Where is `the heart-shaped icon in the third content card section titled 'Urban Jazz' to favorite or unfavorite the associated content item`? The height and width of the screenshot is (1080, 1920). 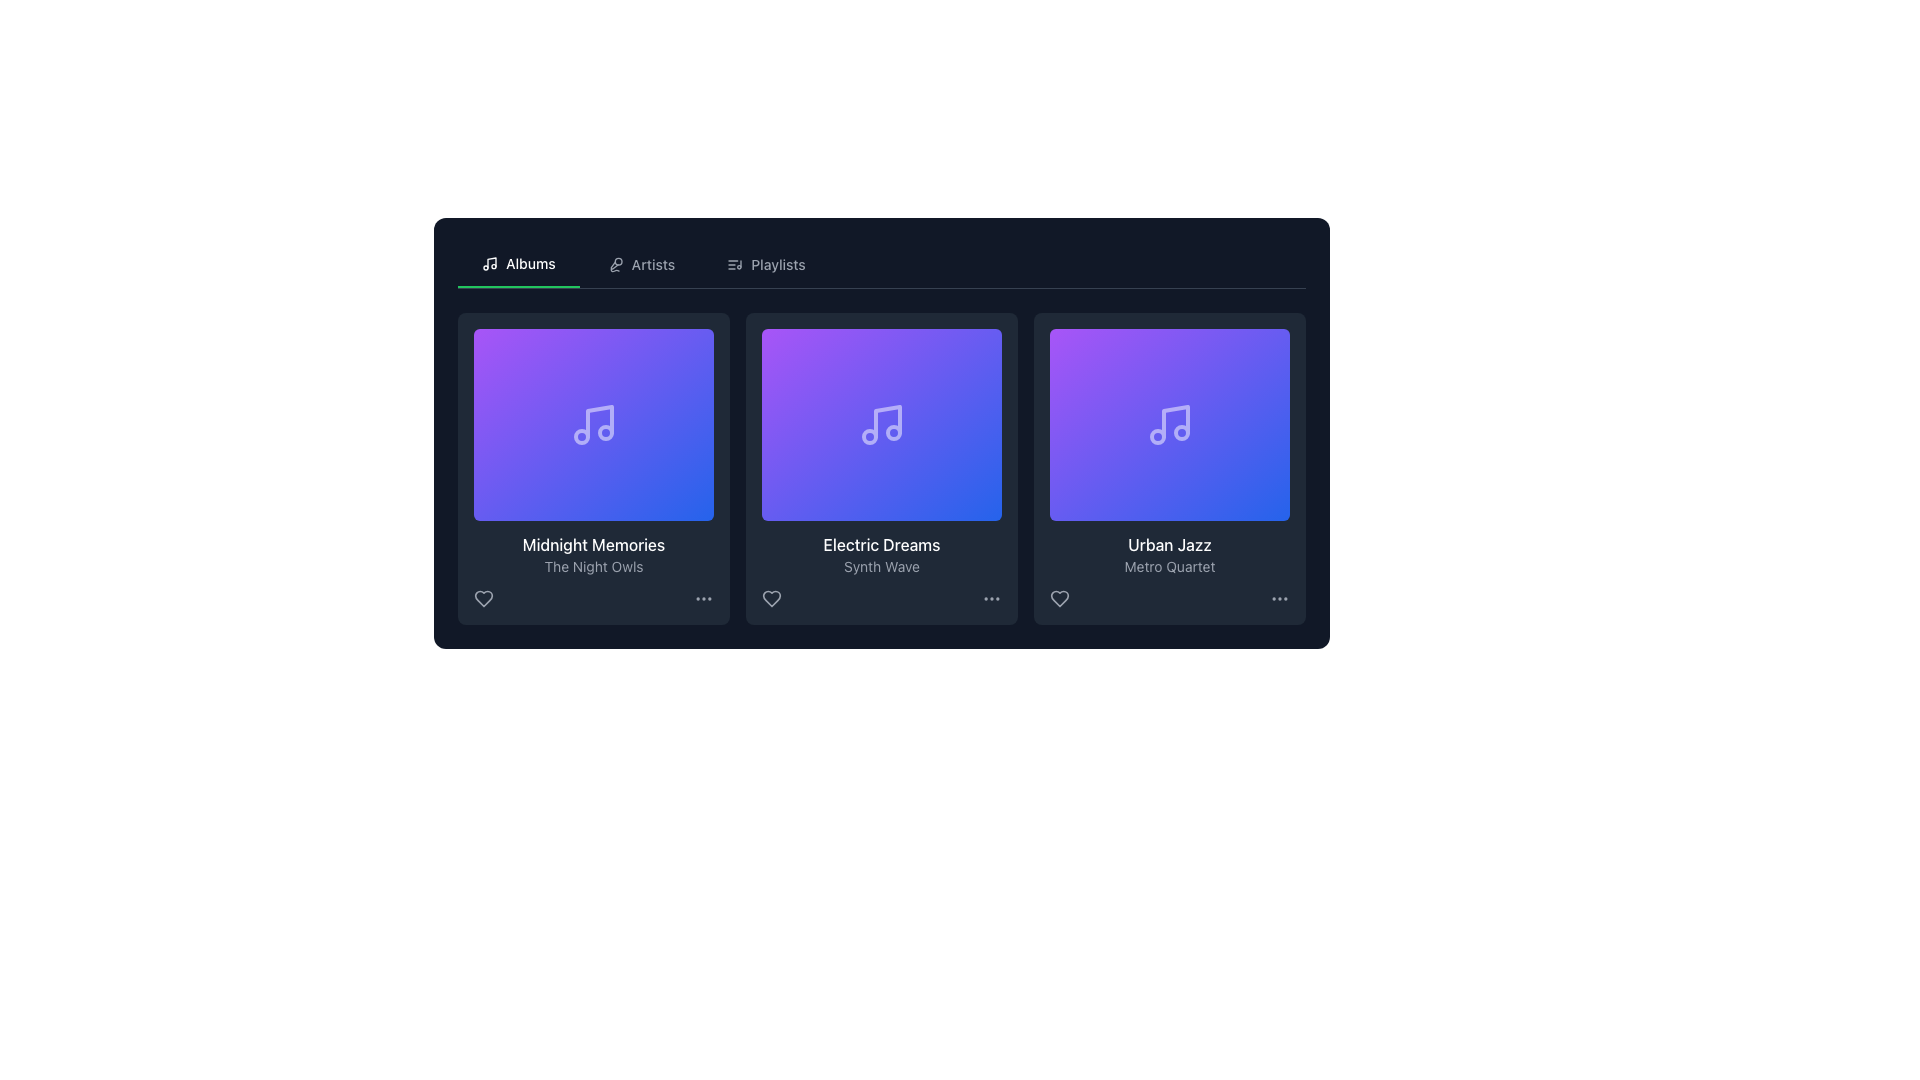
the heart-shaped icon in the third content card section titled 'Urban Jazz' to favorite or unfavorite the associated content item is located at coordinates (1059, 597).